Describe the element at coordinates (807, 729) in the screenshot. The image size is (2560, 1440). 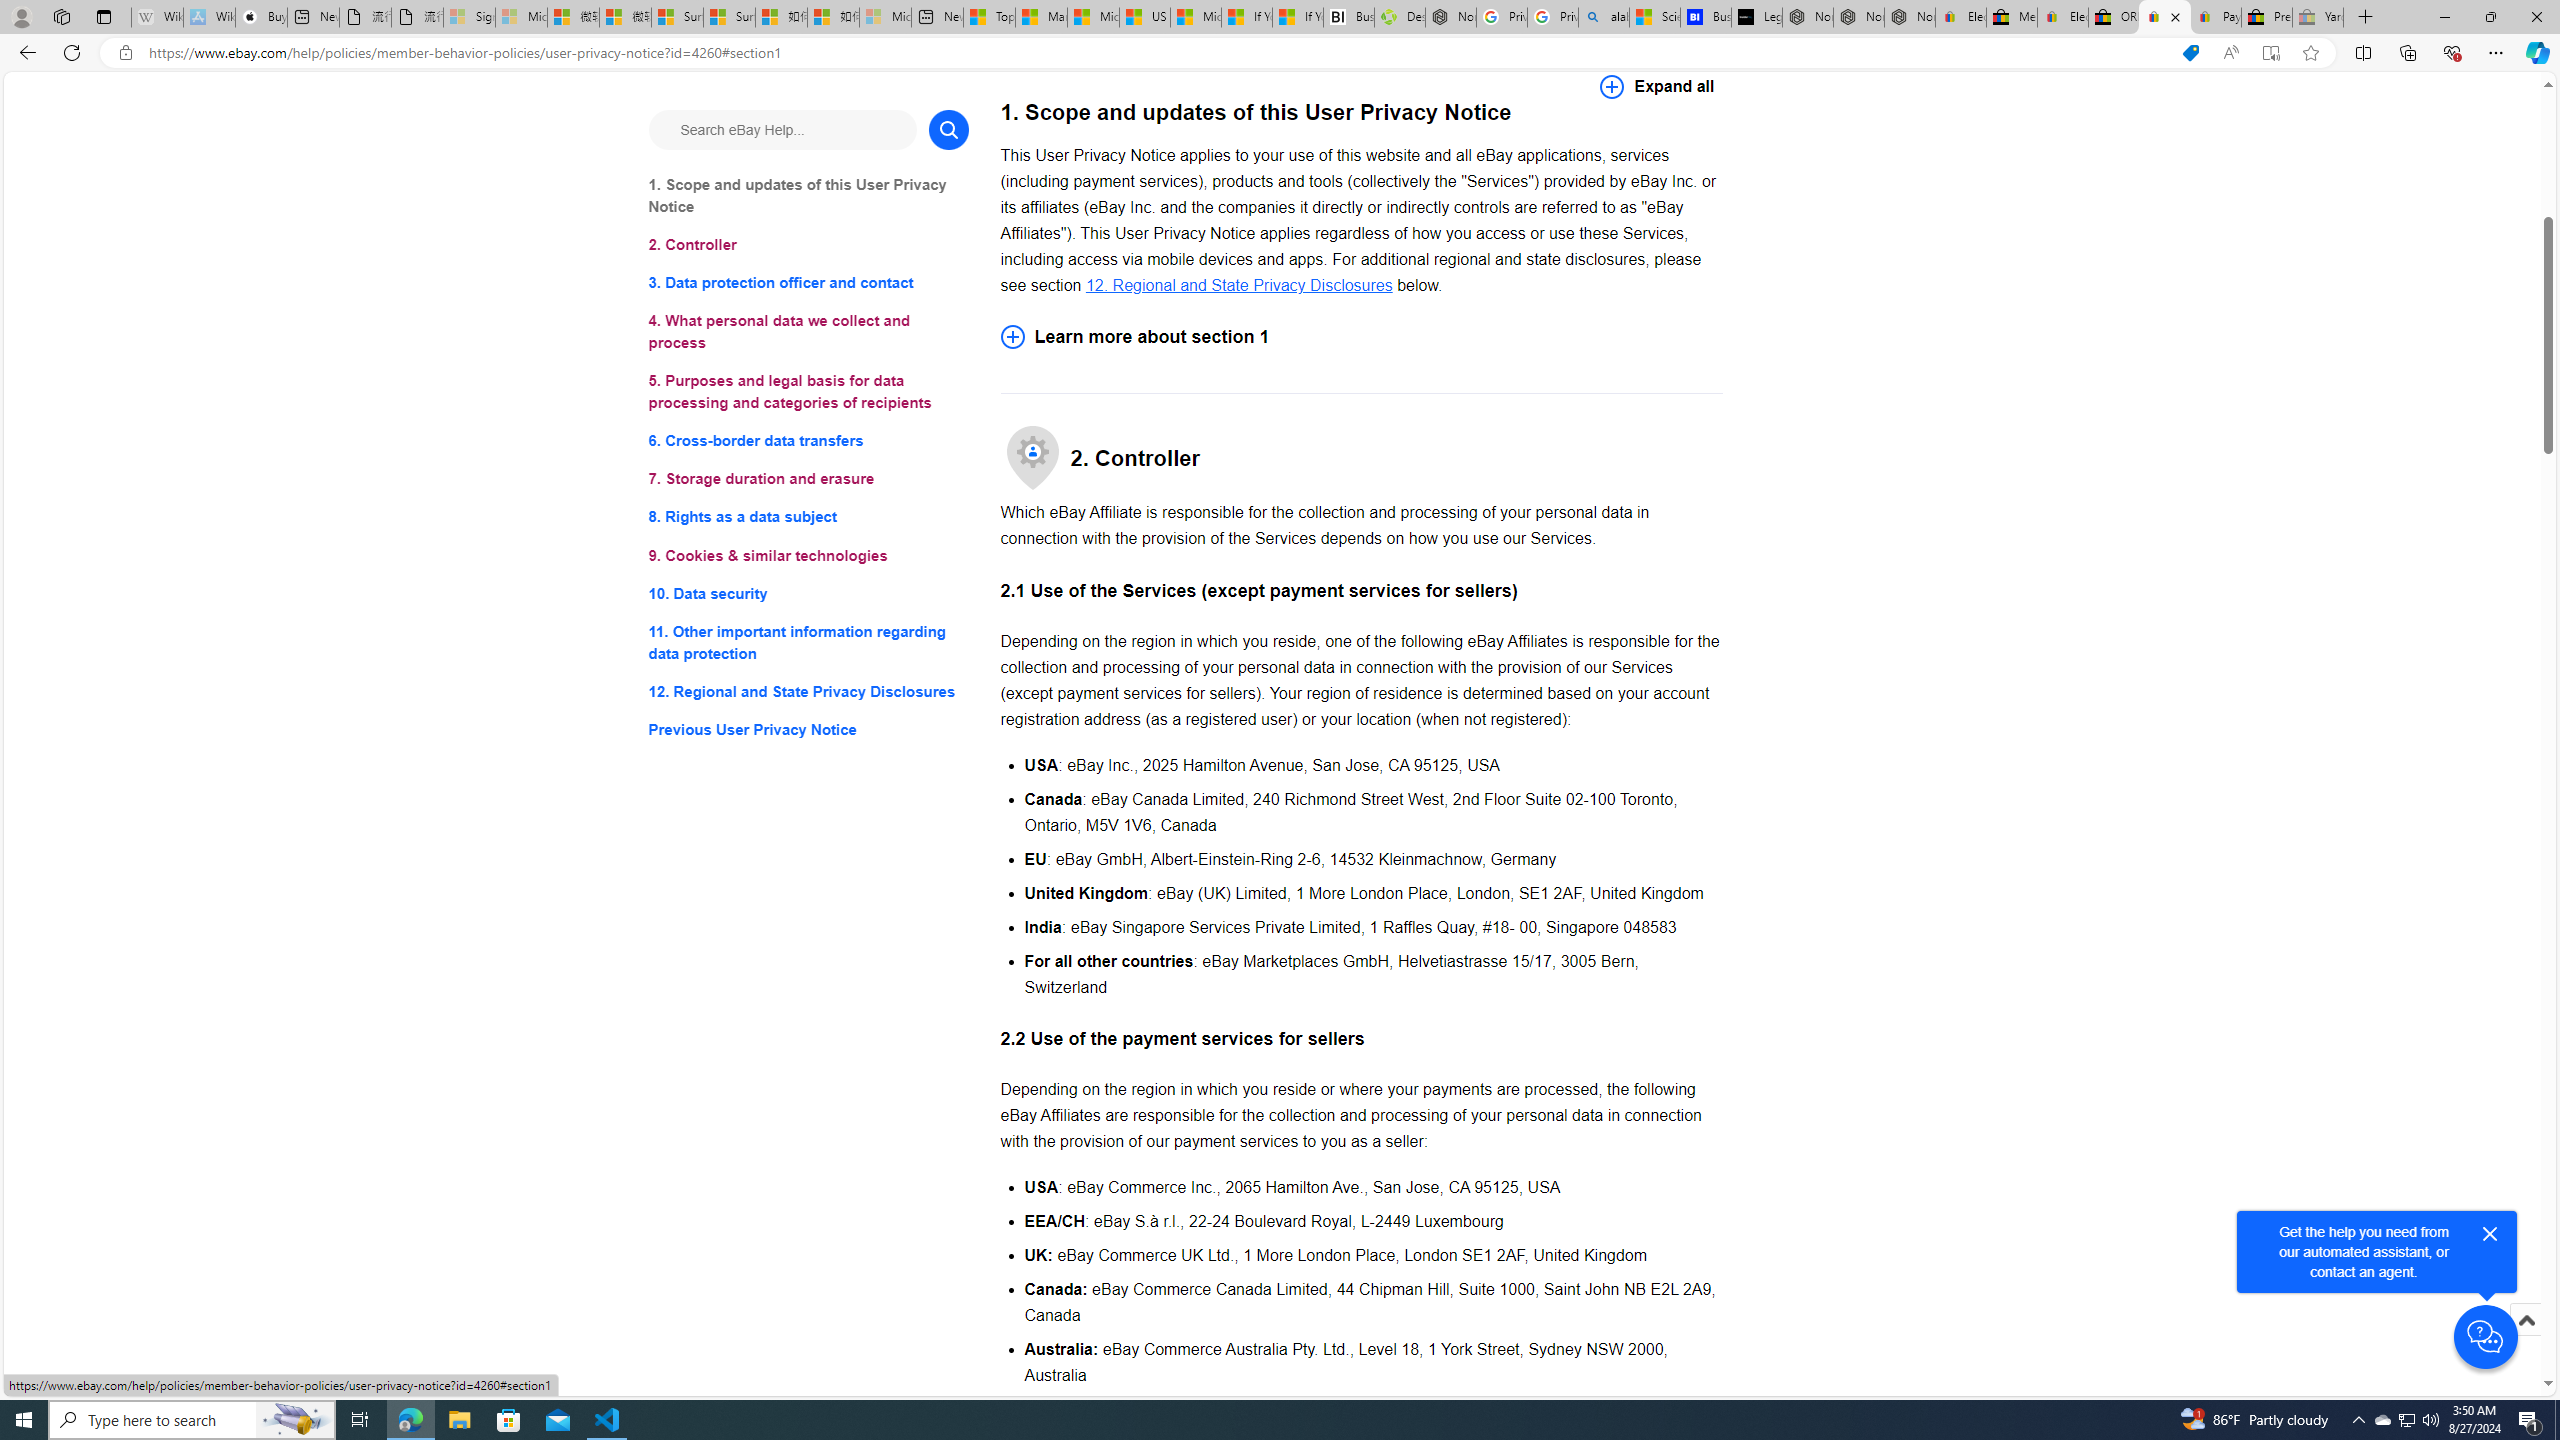
I see `'Previous User Privacy Notice'` at that location.